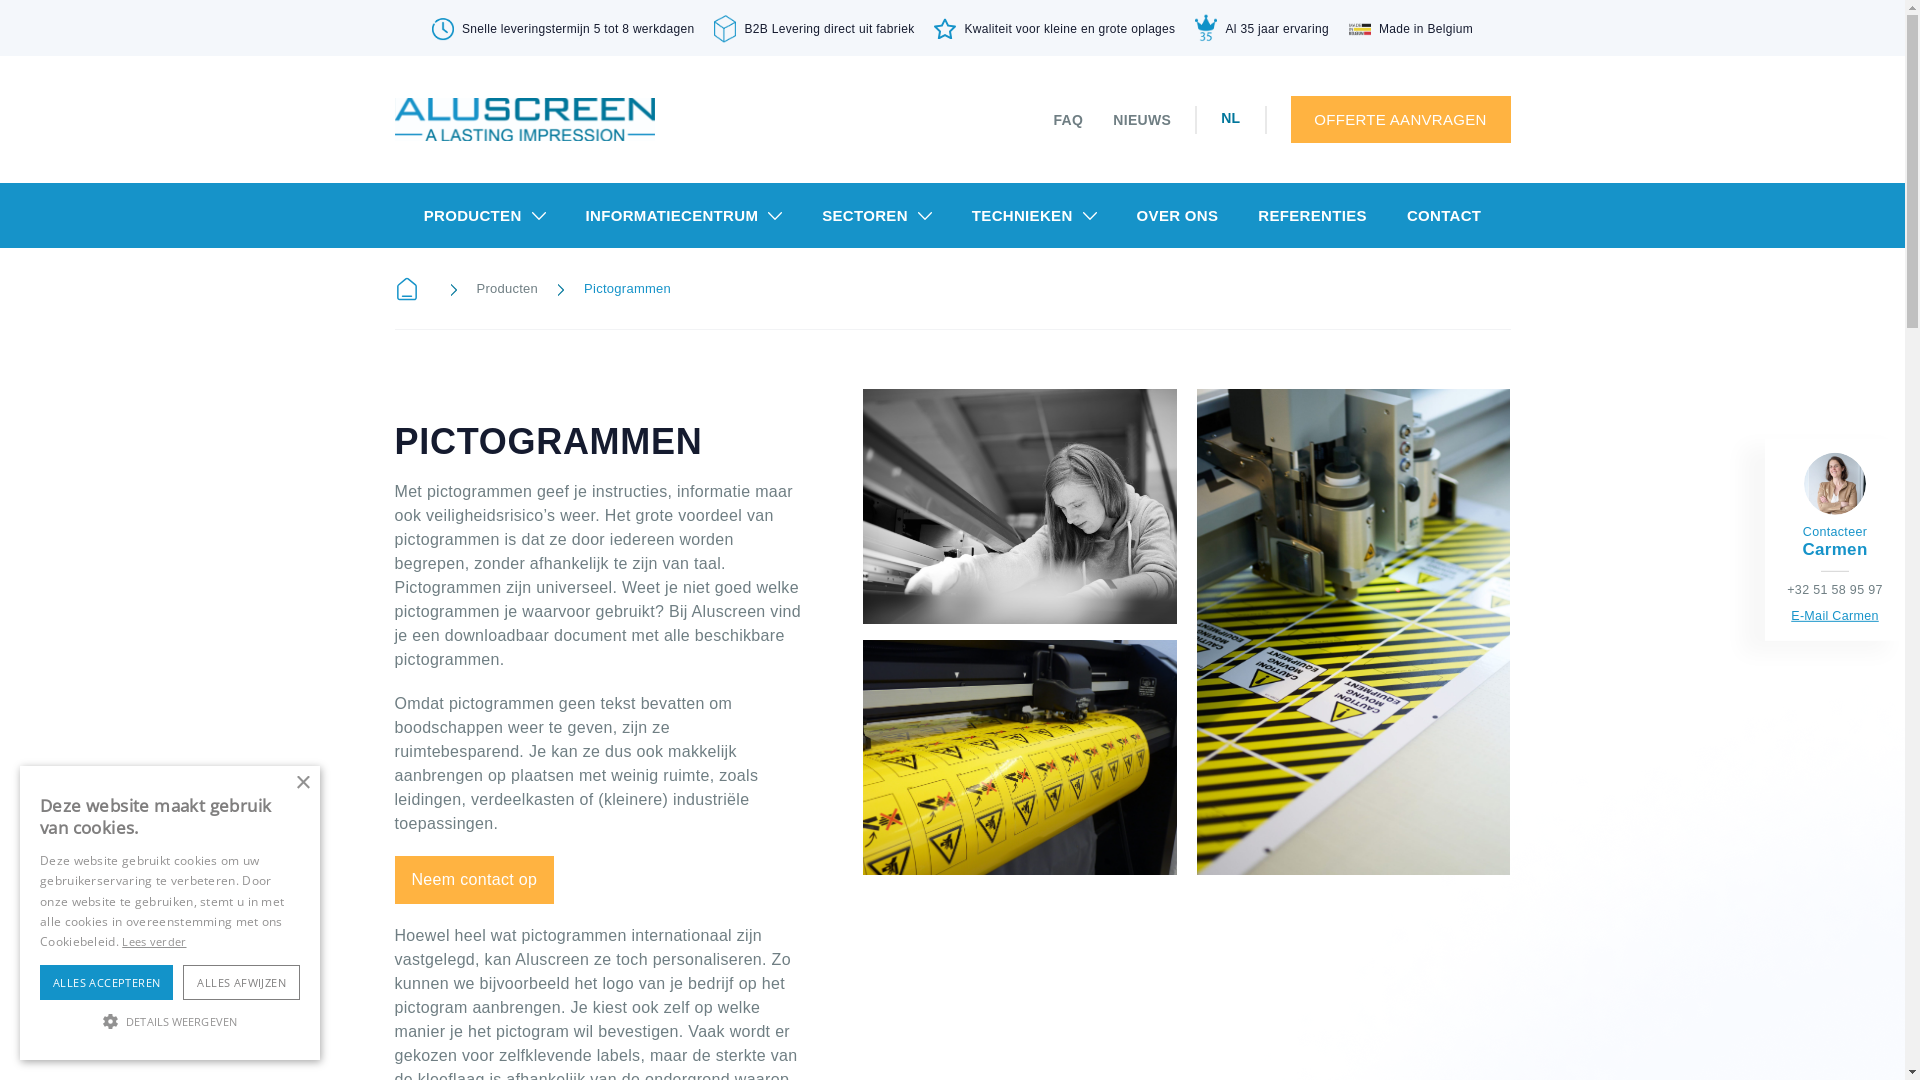 The height and width of the screenshot is (1080, 1920). Describe the element at coordinates (393, 878) in the screenshot. I see `'Neem contact op'` at that location.